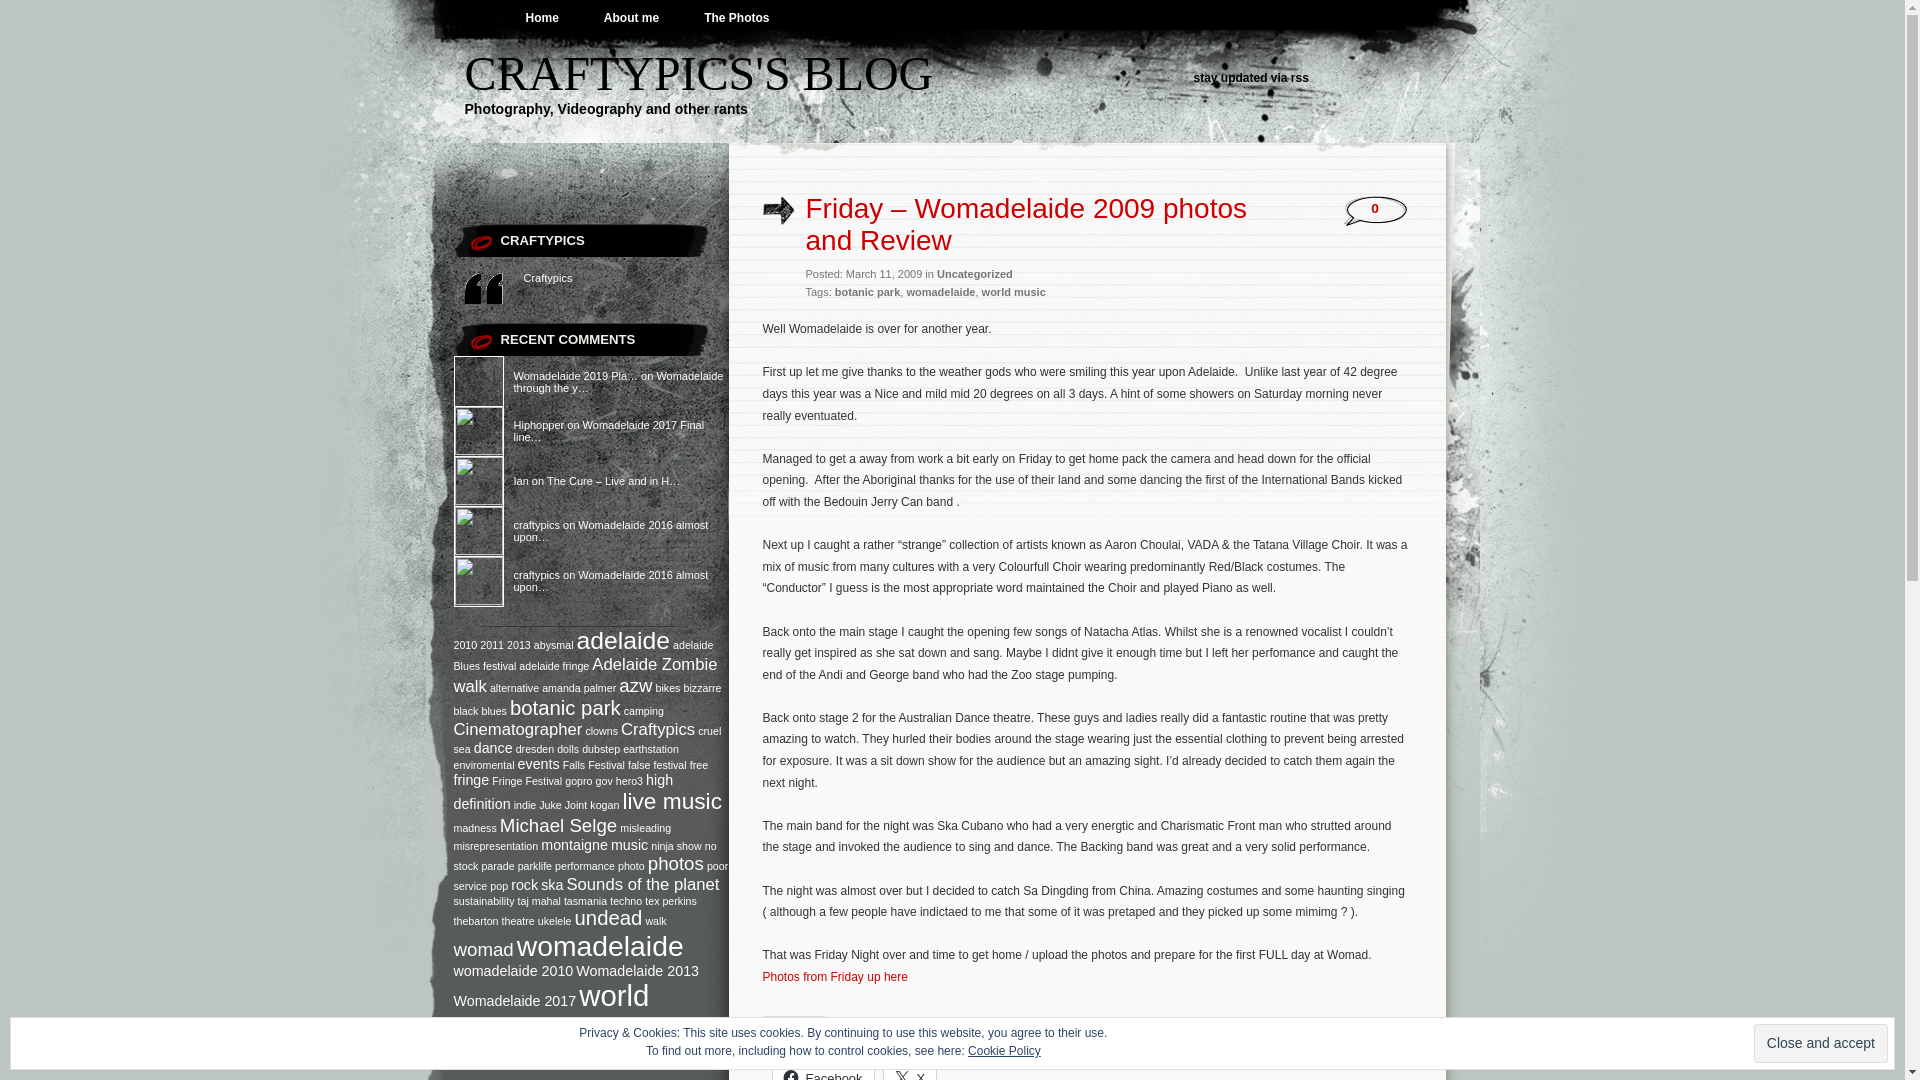  Describe the element at coordinates (668, 686) in the screenshot. I see `'bikes'` at that location.